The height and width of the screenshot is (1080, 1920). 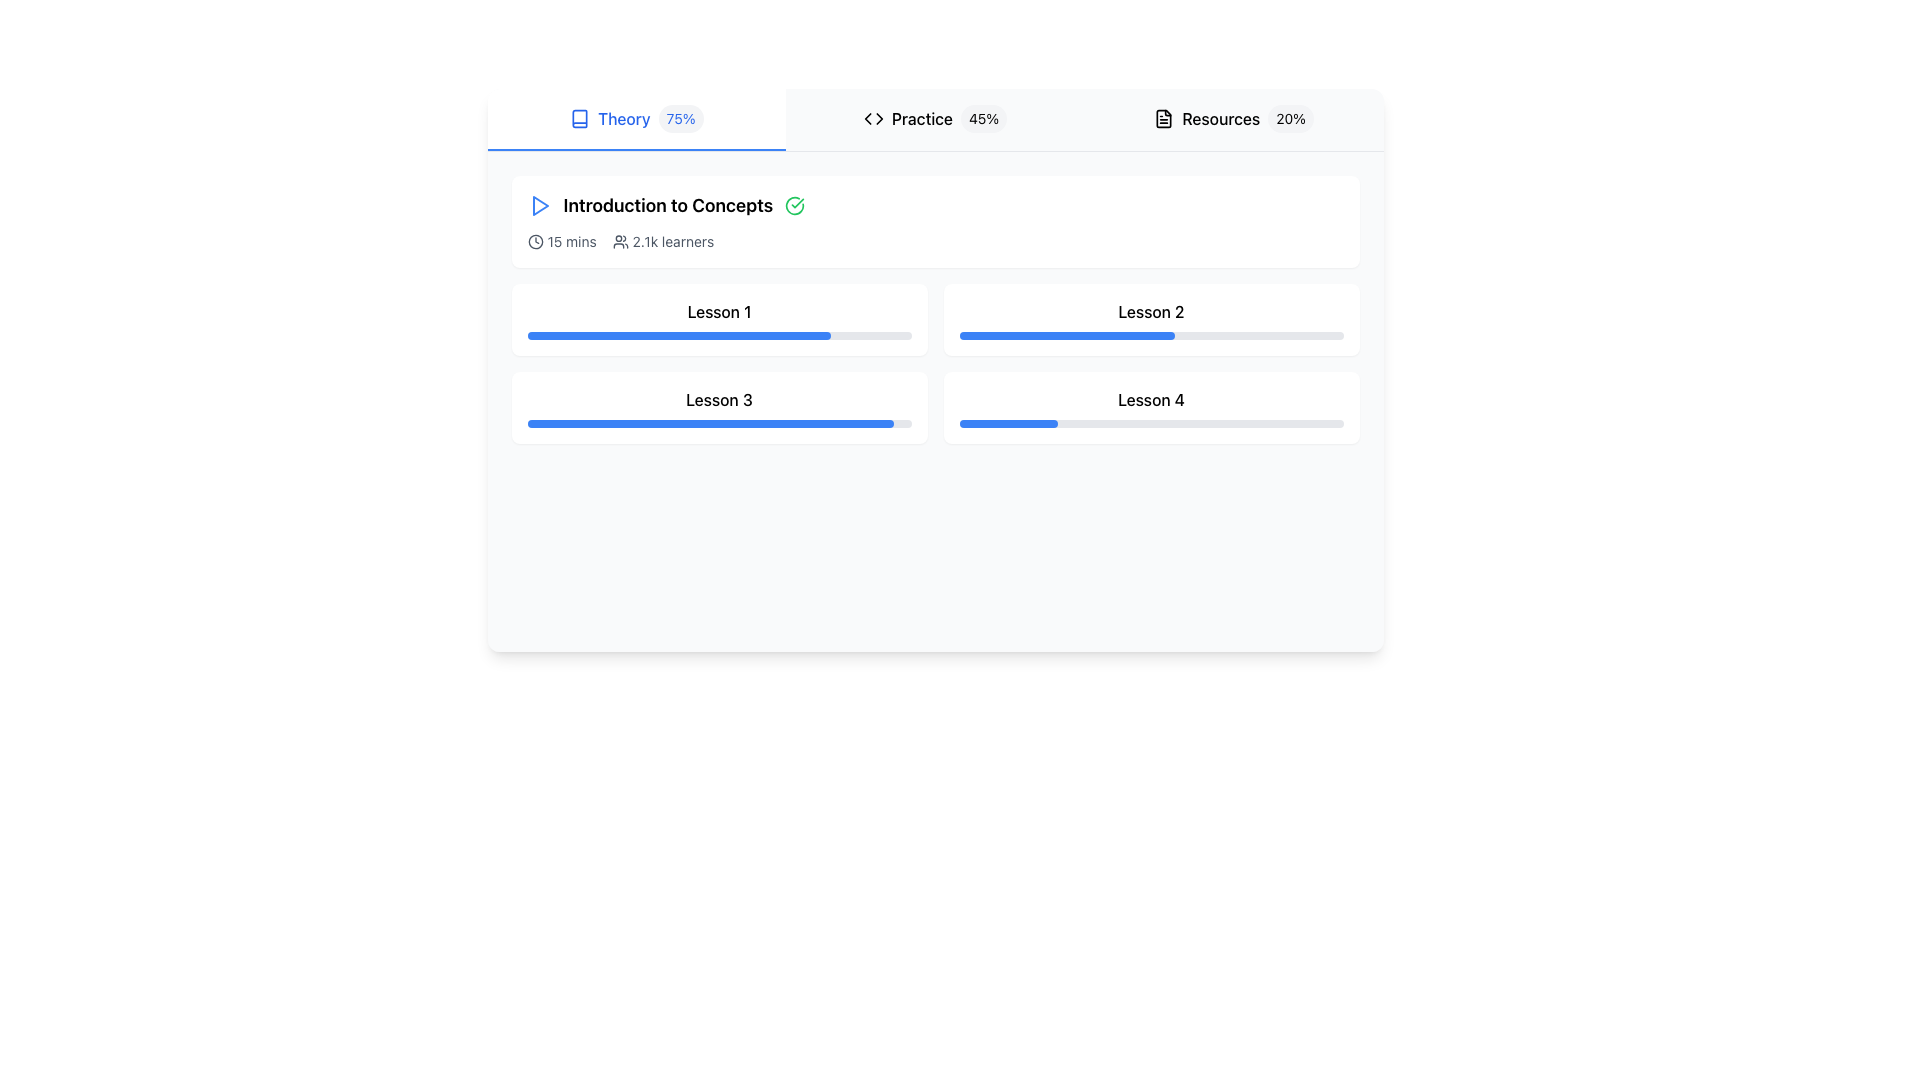 What do you see at coordinates (668, 205) in the screenshot?
I see `the text display component labeled 'Introduction to Concepts', which is centrally positioned and uses a bold font, indicating it is a title or section heading` at bounding box center [668, 205].